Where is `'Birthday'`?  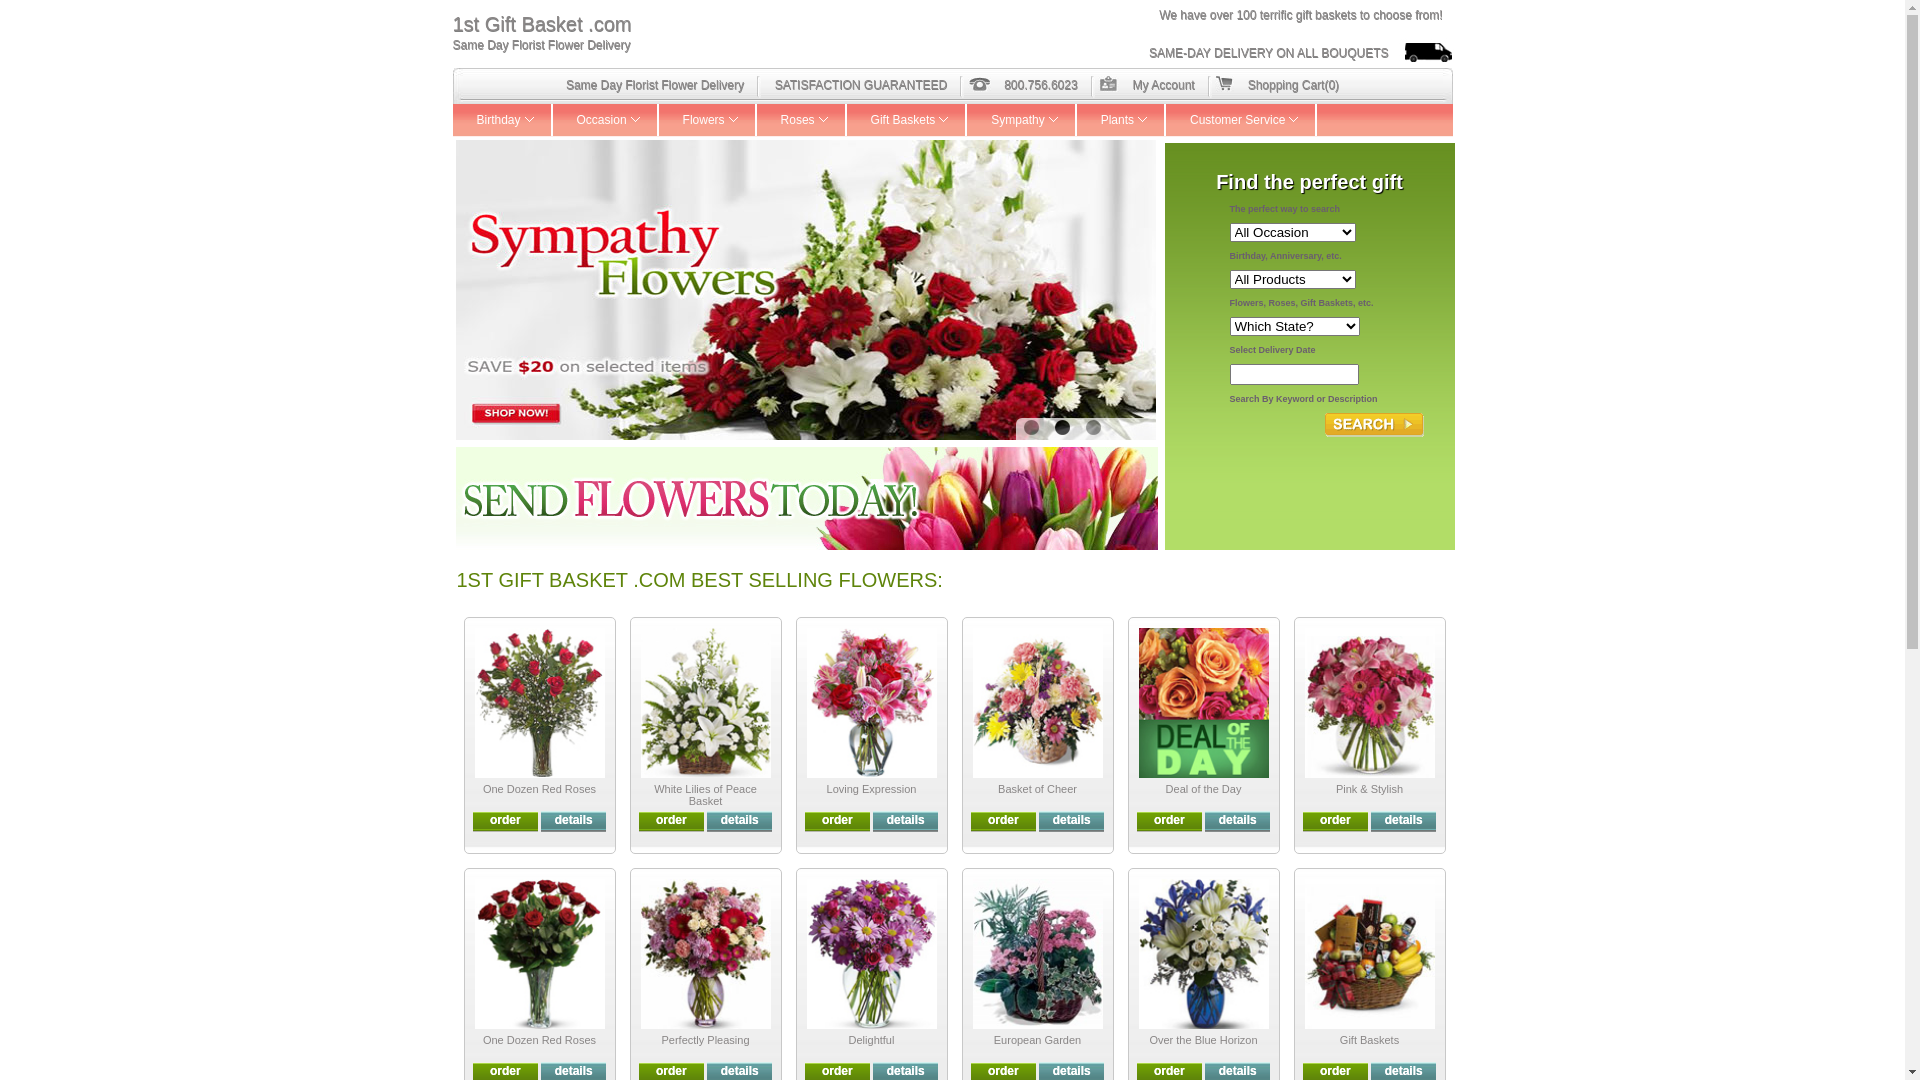
'Birthday' is located at coordinates (502, 119).